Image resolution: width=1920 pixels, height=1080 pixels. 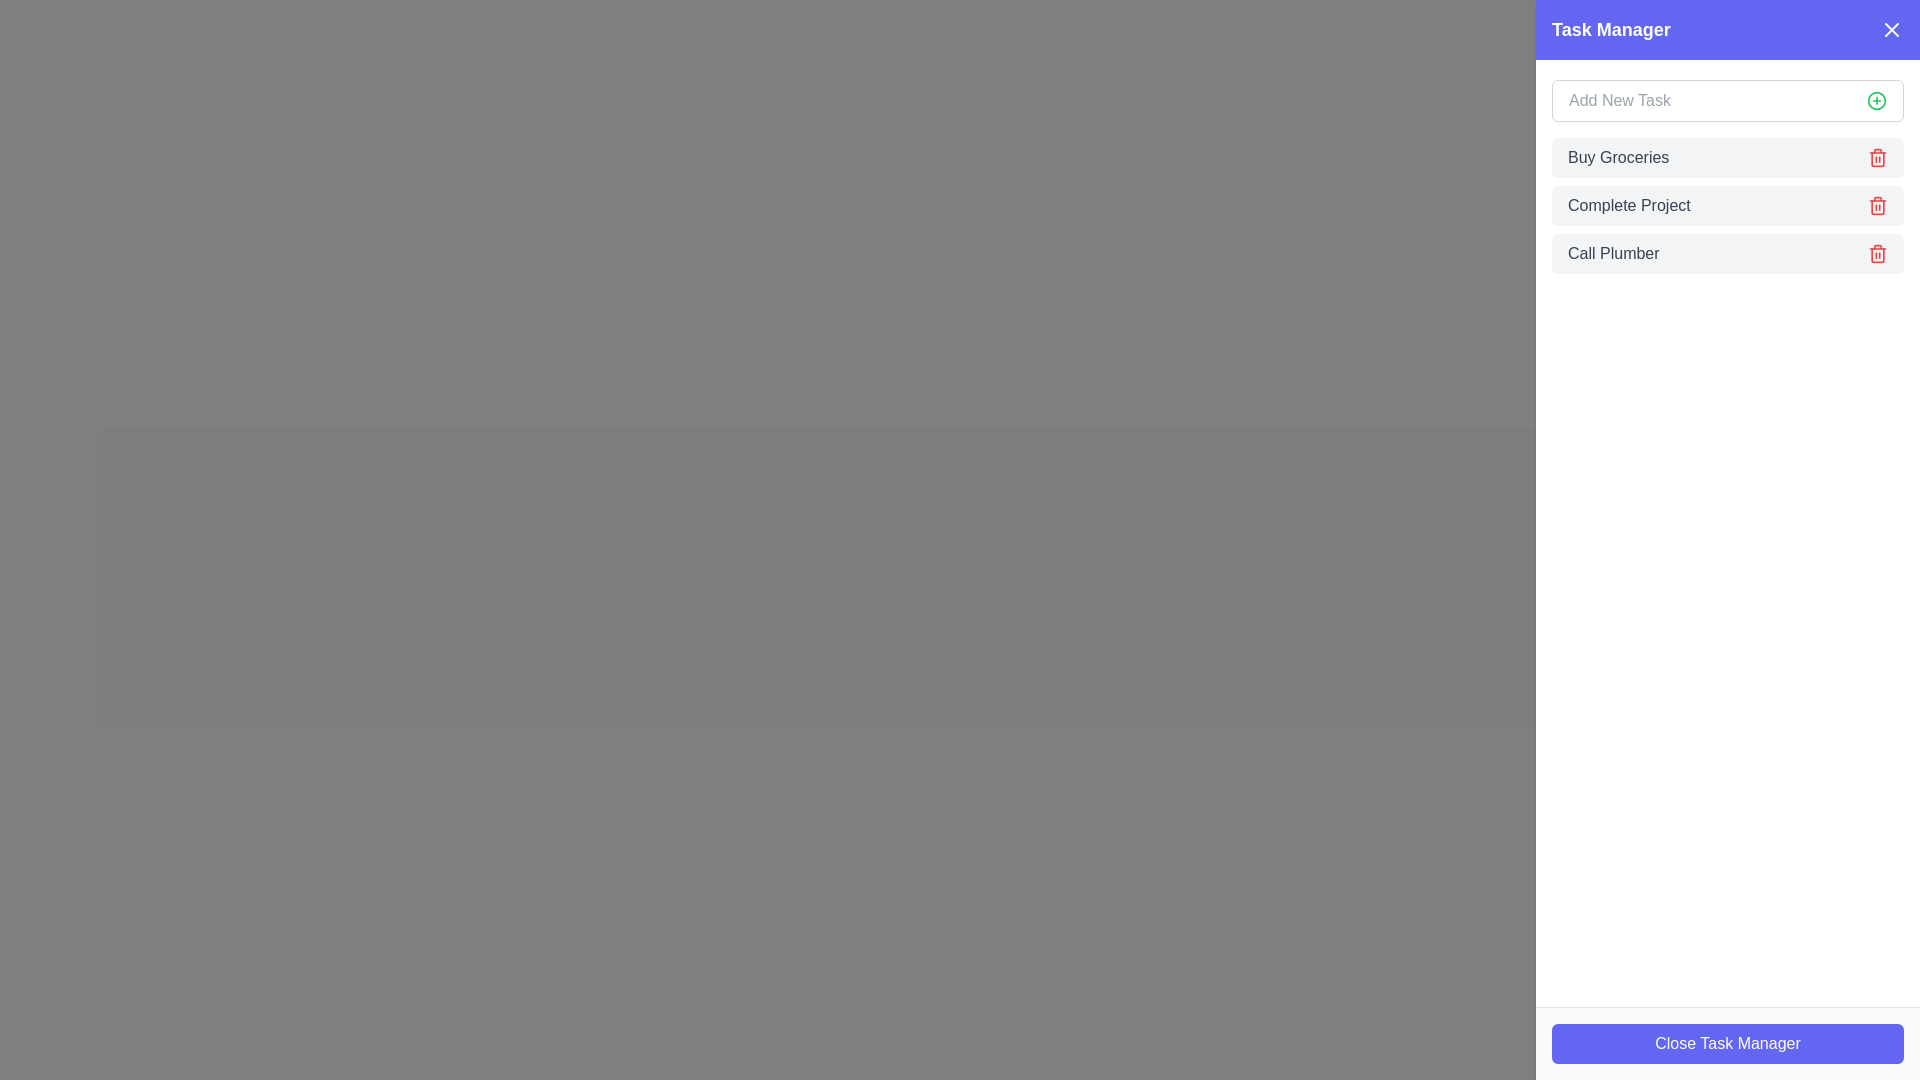 What do you see at coordinates (1876, 253) in the screenshot?
I see `the delete button icon for the 'Call Plumber' task` at bounding box center [1876, 253].